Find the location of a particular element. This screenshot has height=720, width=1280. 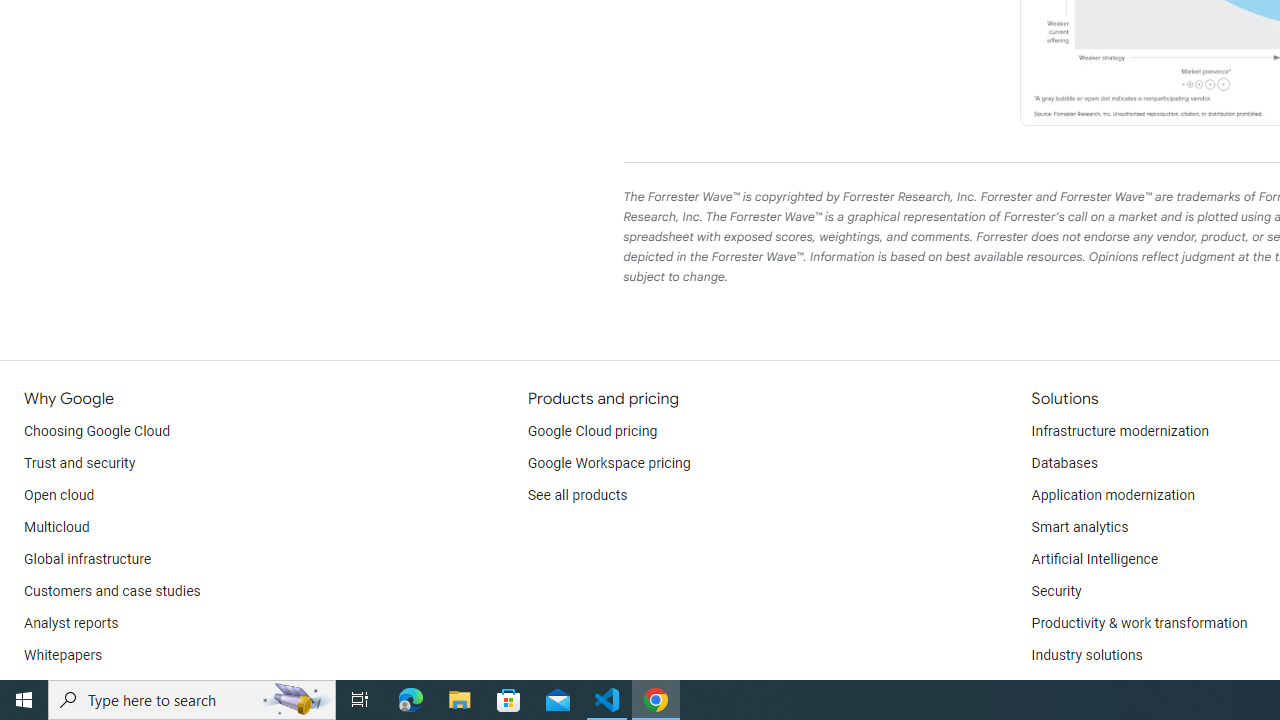

'Customers and case studies' is located at coordinates (111, 590).